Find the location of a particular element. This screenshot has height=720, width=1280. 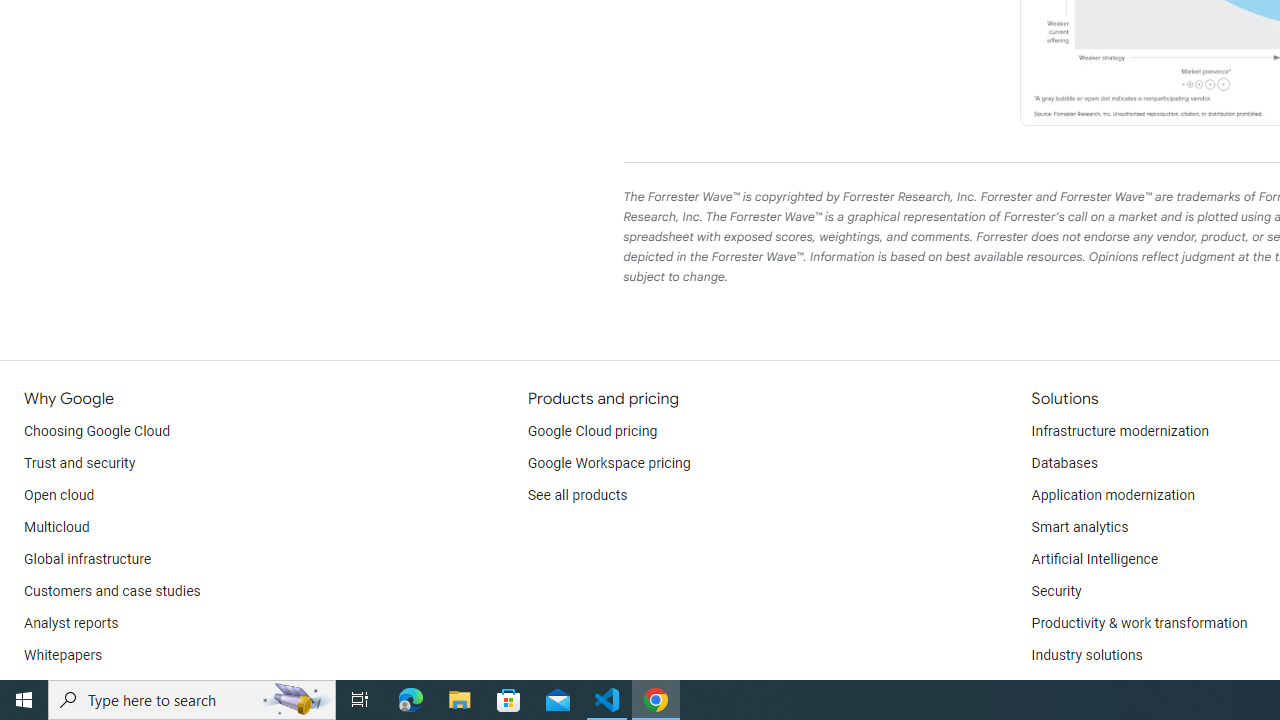

'Customers and case studies' is located at coordinates (111, 590).